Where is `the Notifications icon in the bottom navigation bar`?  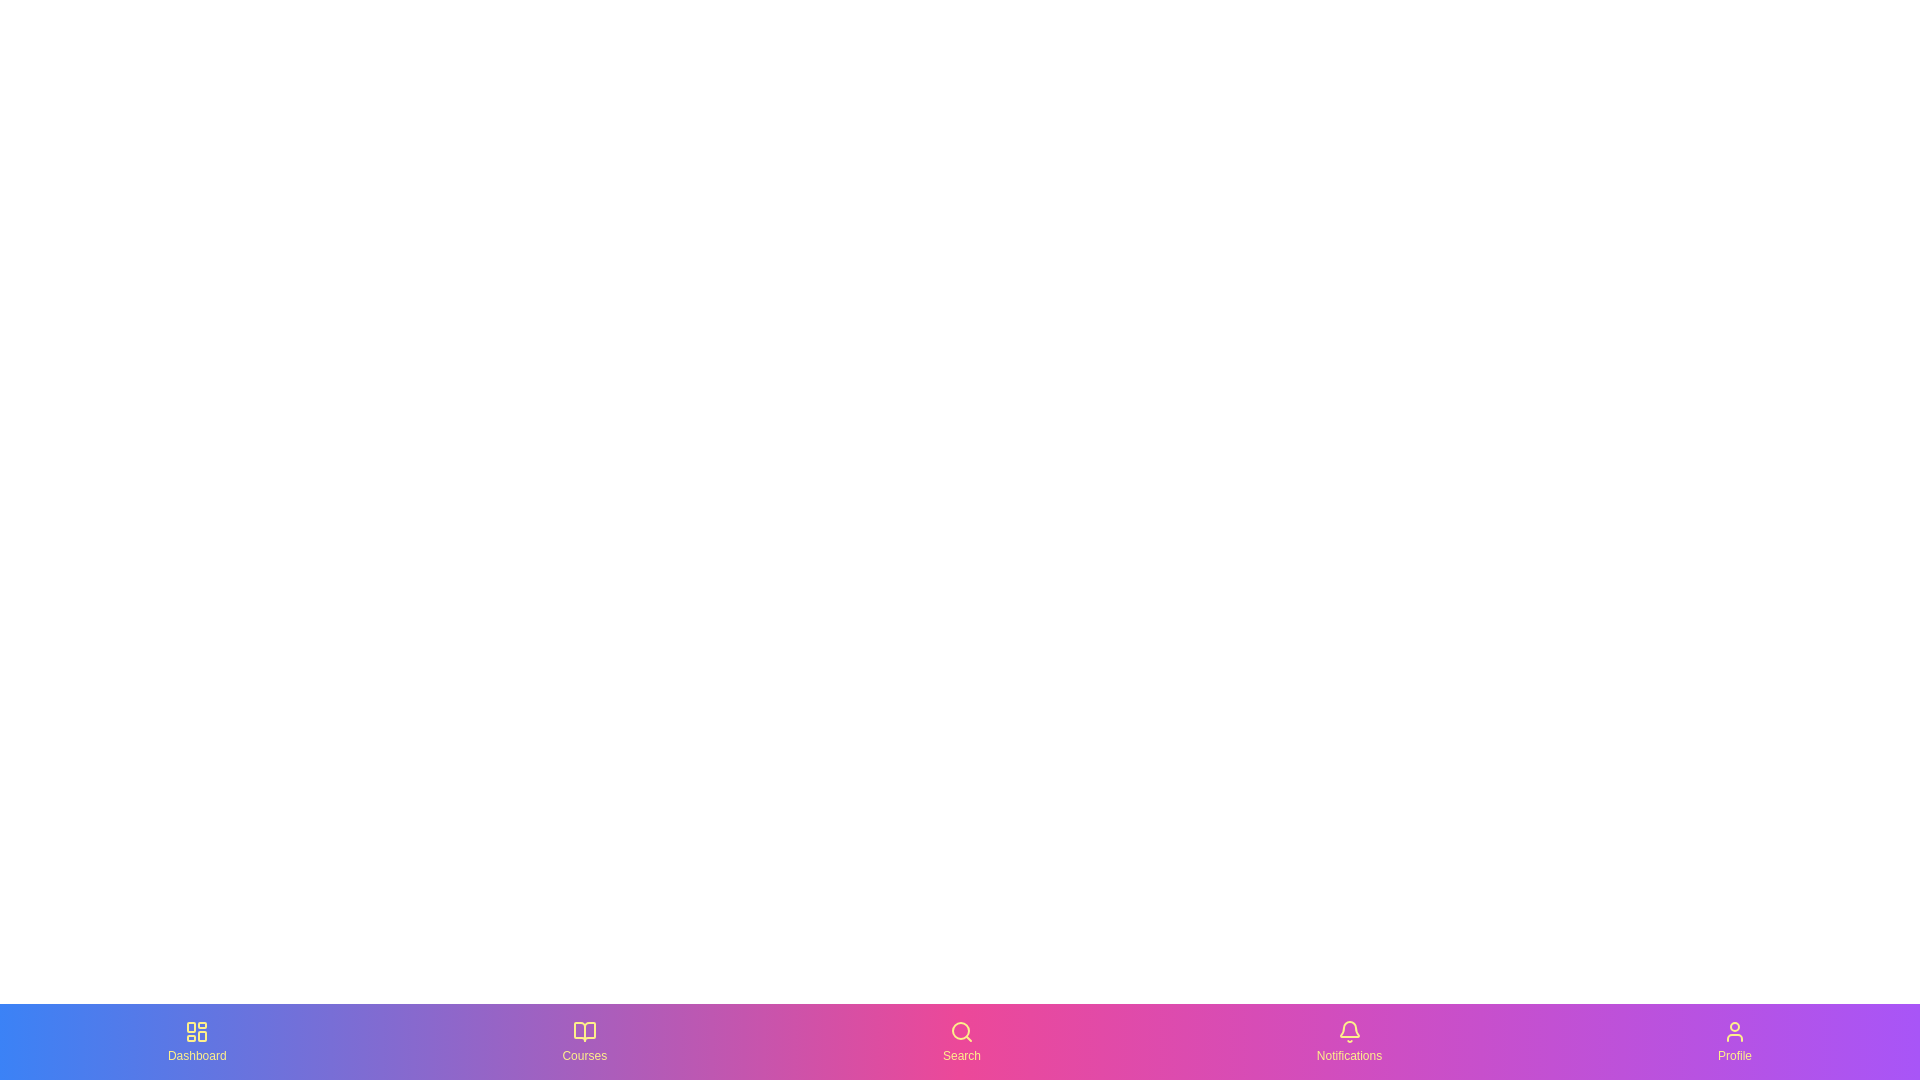
the Notifications icon in the bottom navigation bar is located at coordinates (1348, 1040).